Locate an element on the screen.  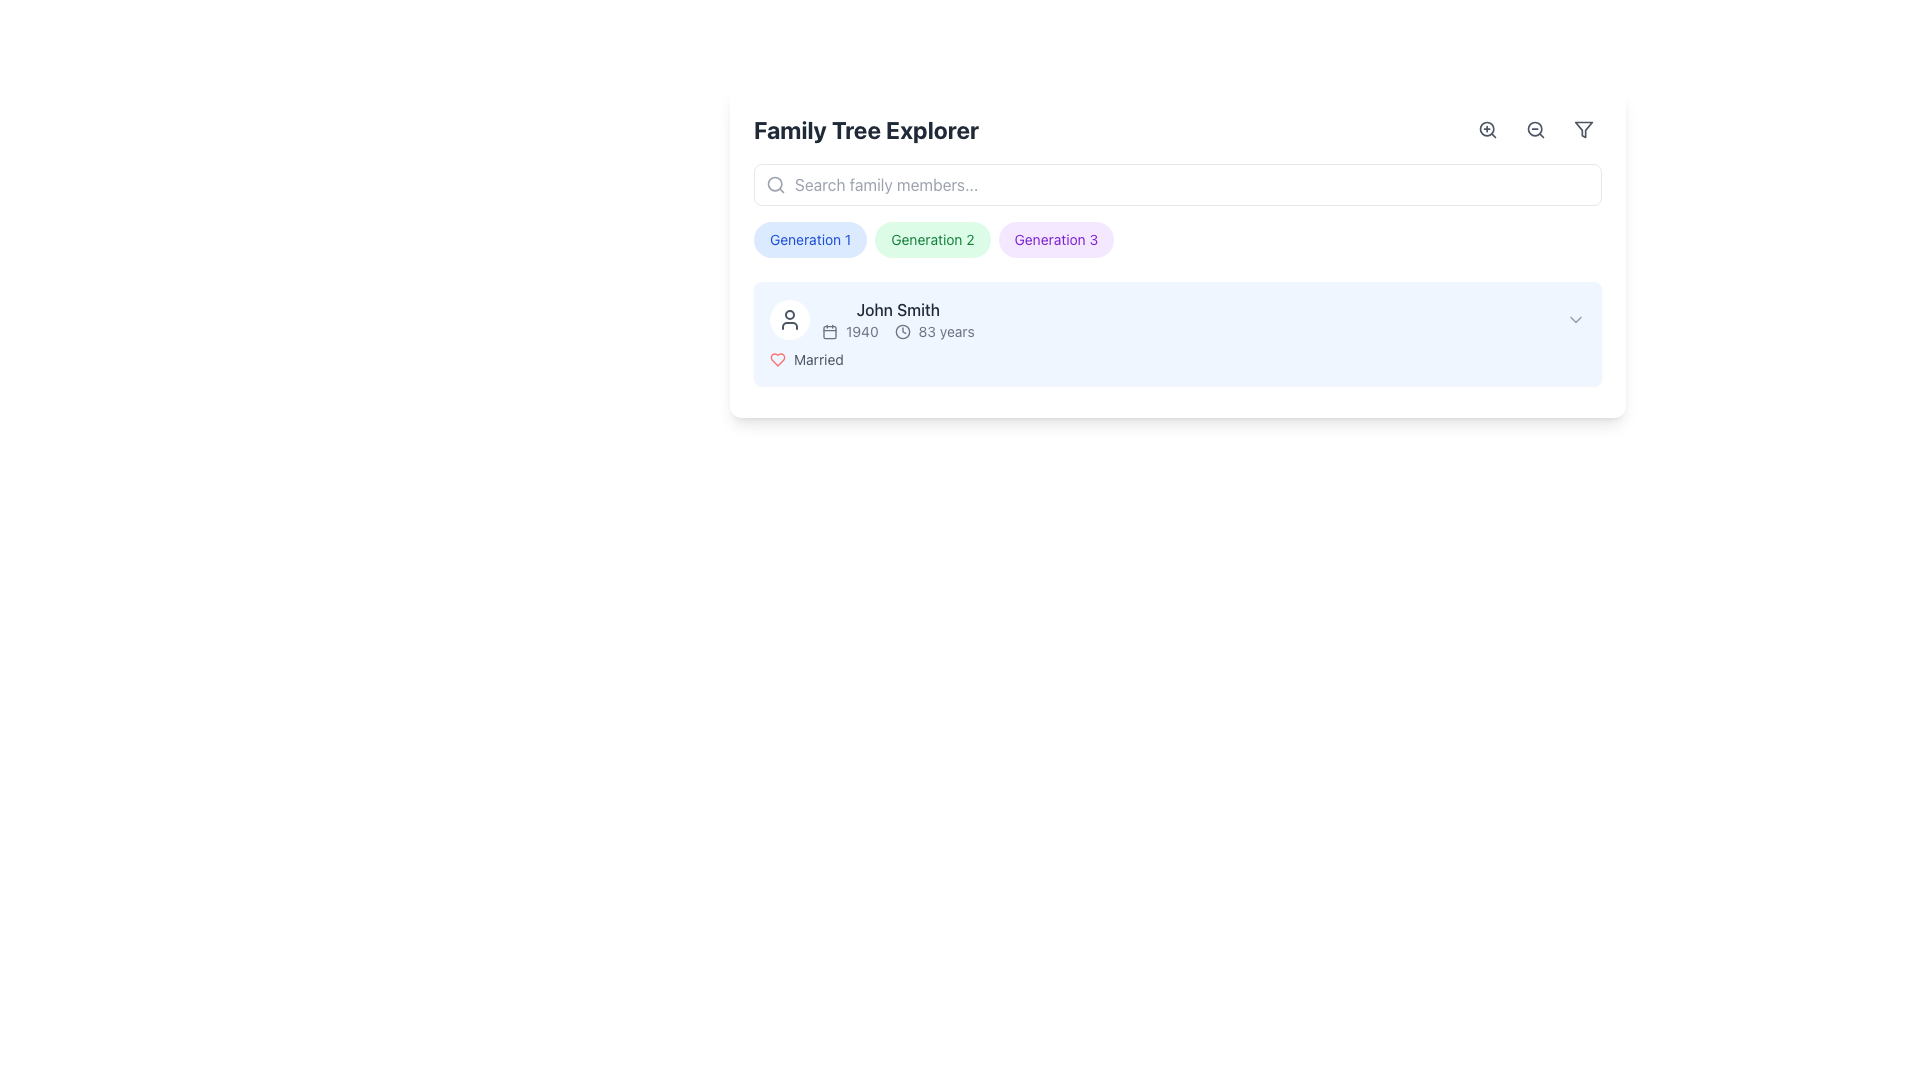
text label displaying 'Married', which is styled in gray and located next to a red heart icon in the family tree interface is located at coordinates (818, 358).